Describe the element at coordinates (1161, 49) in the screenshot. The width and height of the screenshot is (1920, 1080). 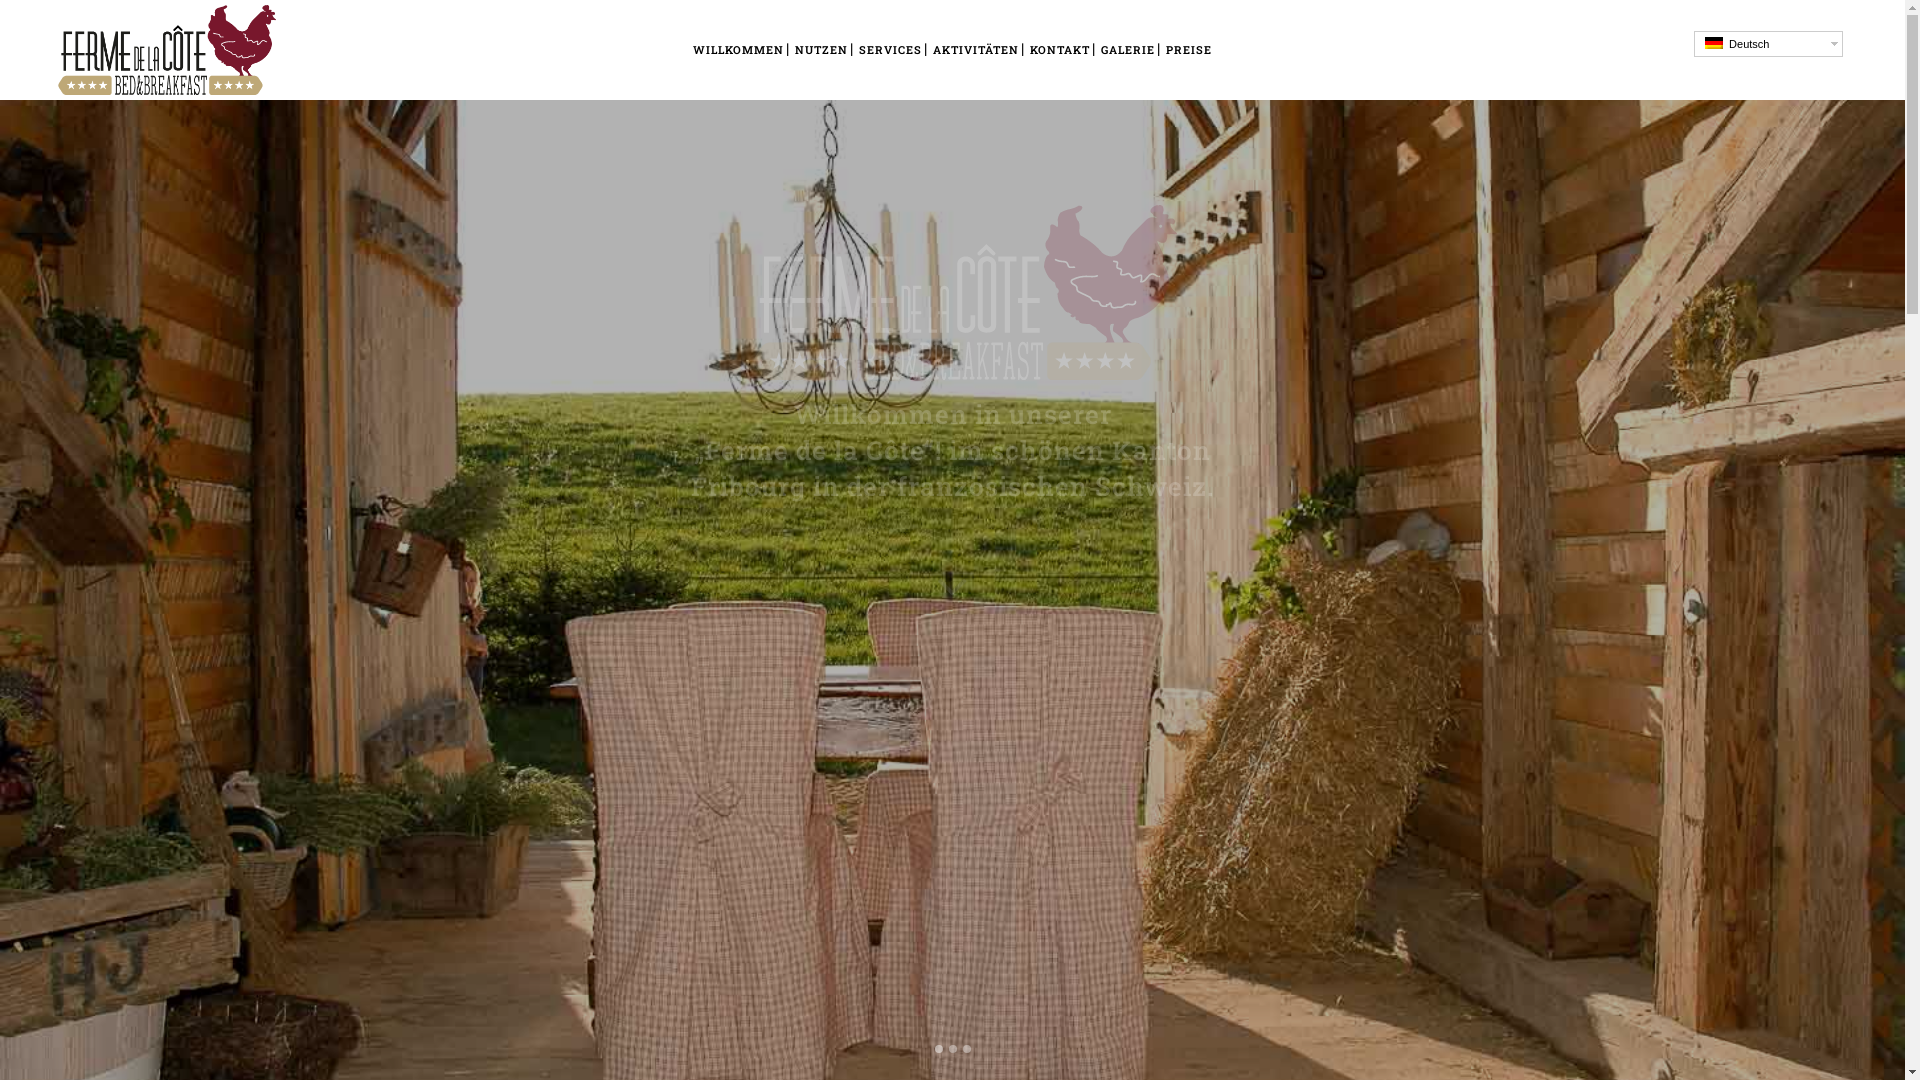
I see `'PREISE'` at that location.